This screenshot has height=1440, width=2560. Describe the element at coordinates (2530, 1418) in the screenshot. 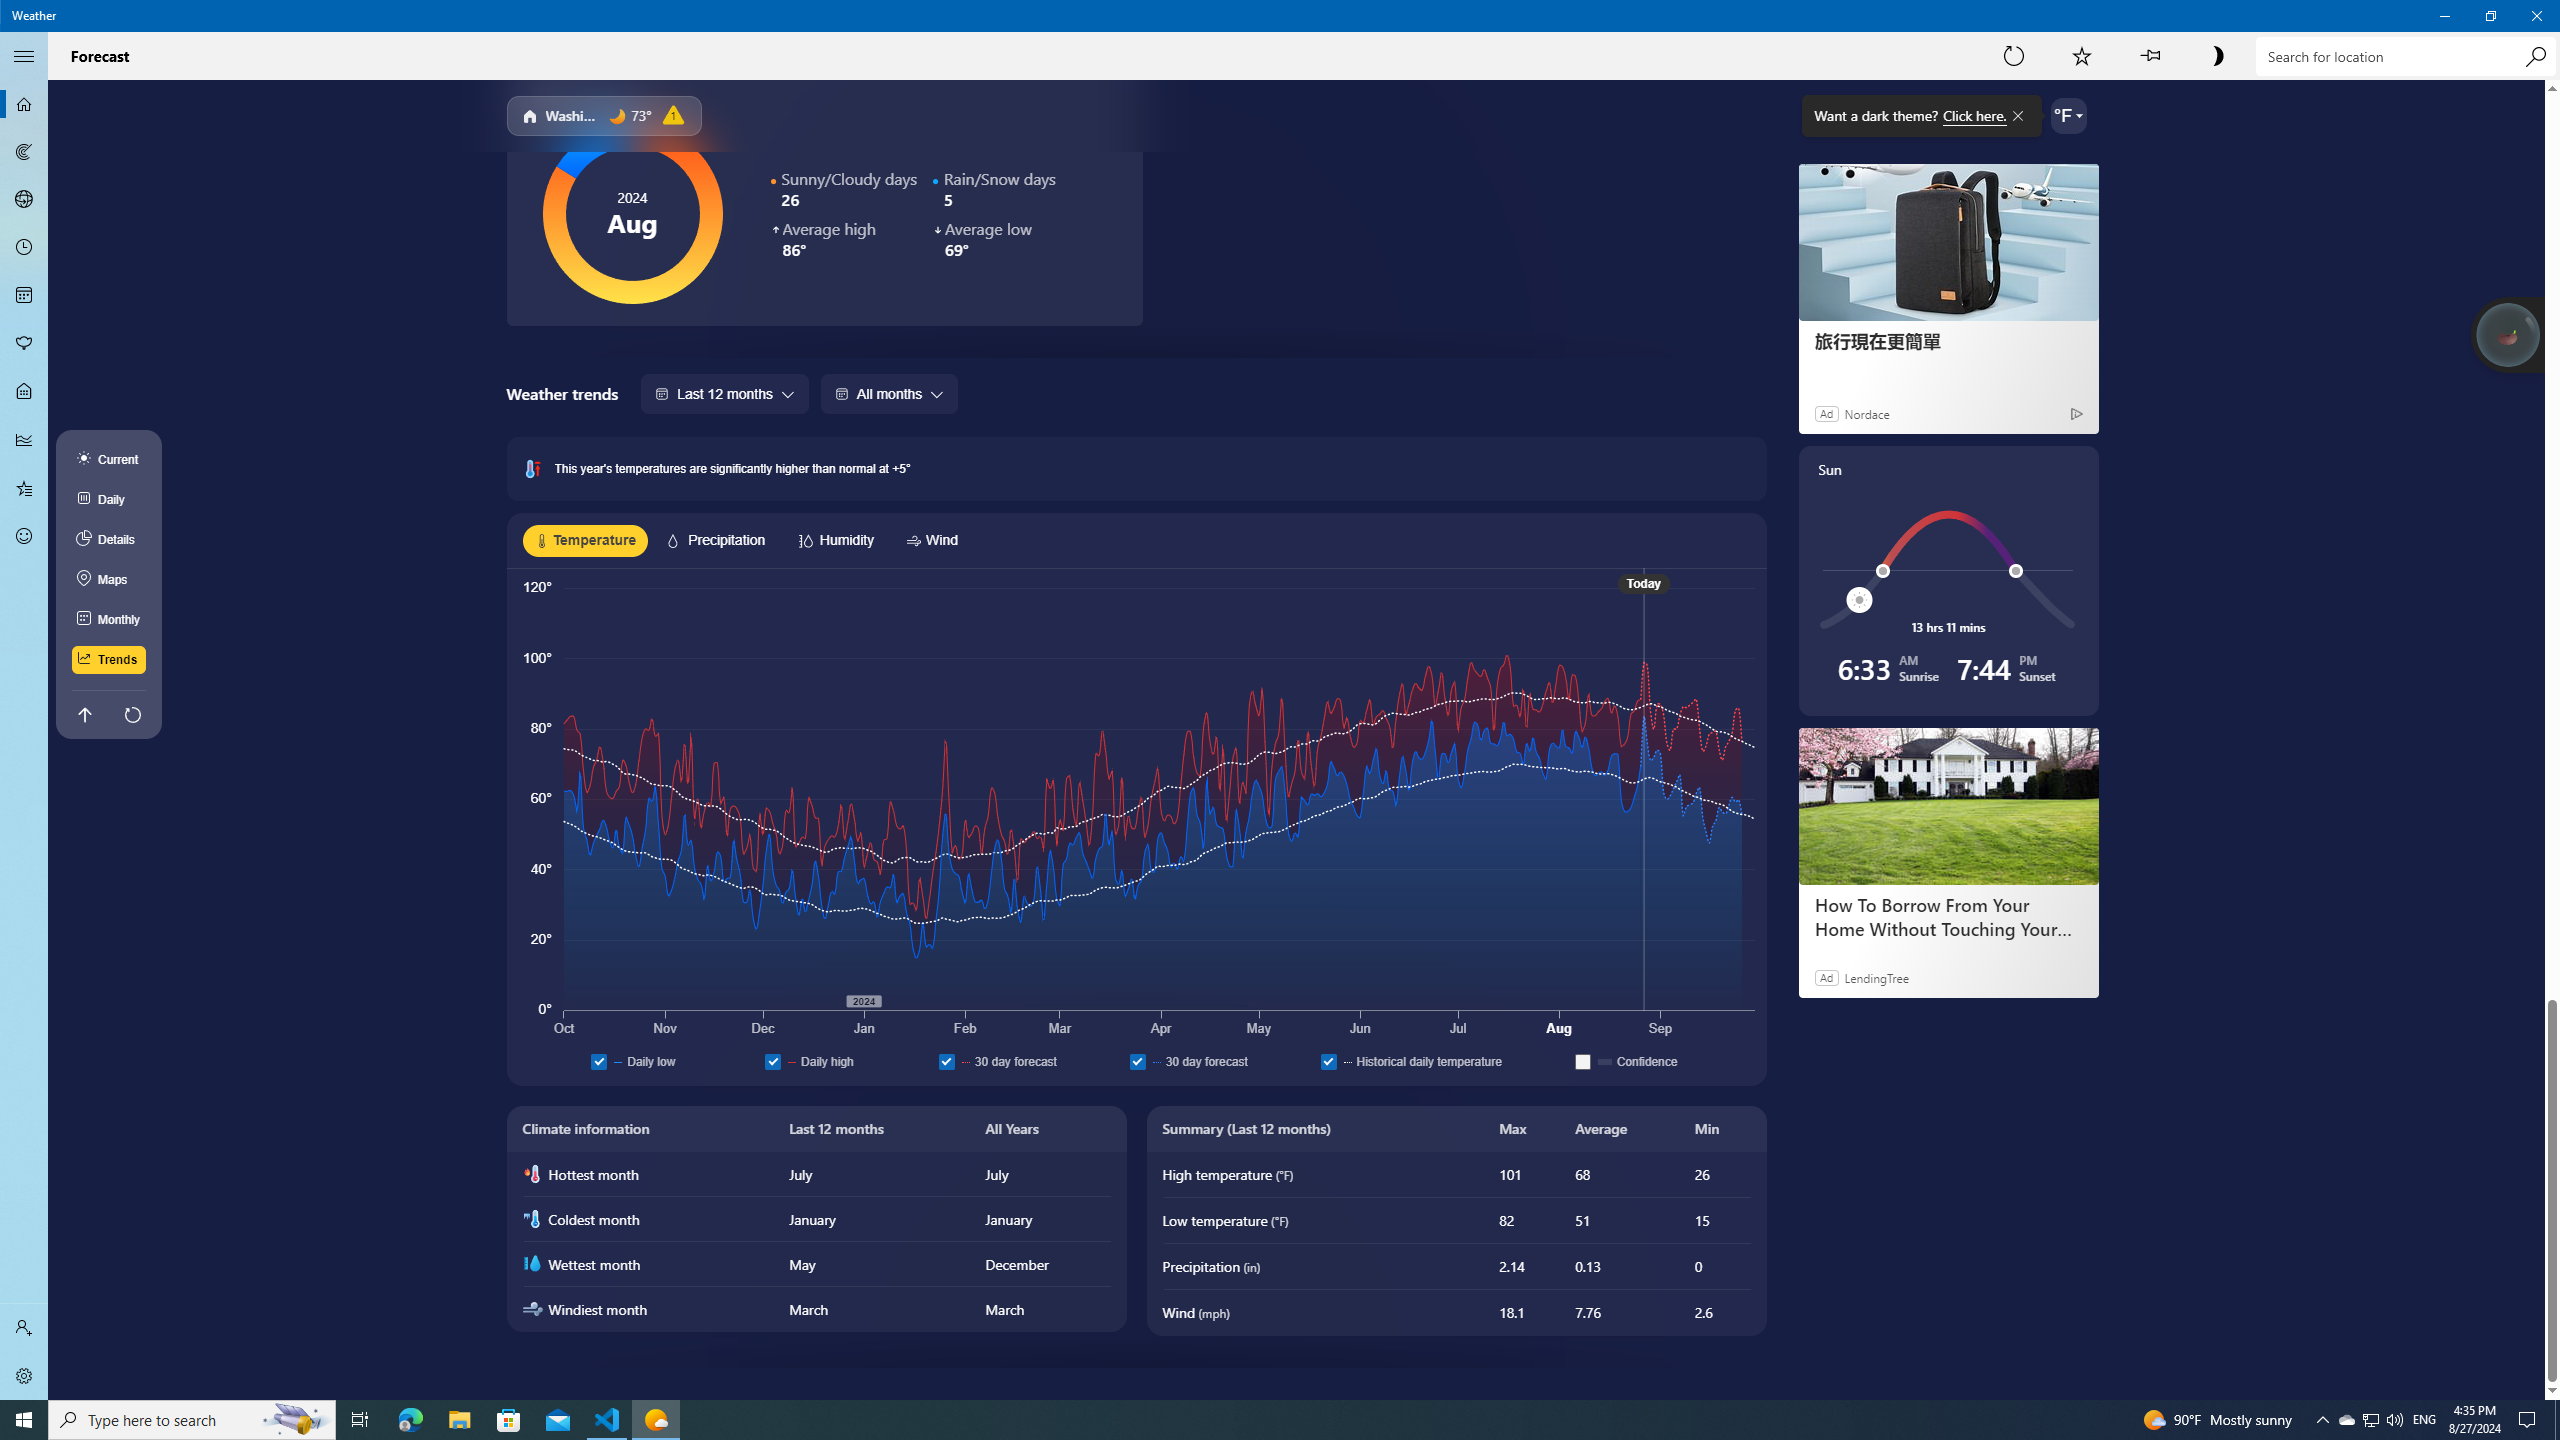

I see `'Action Center, No new notifications'` at that location.